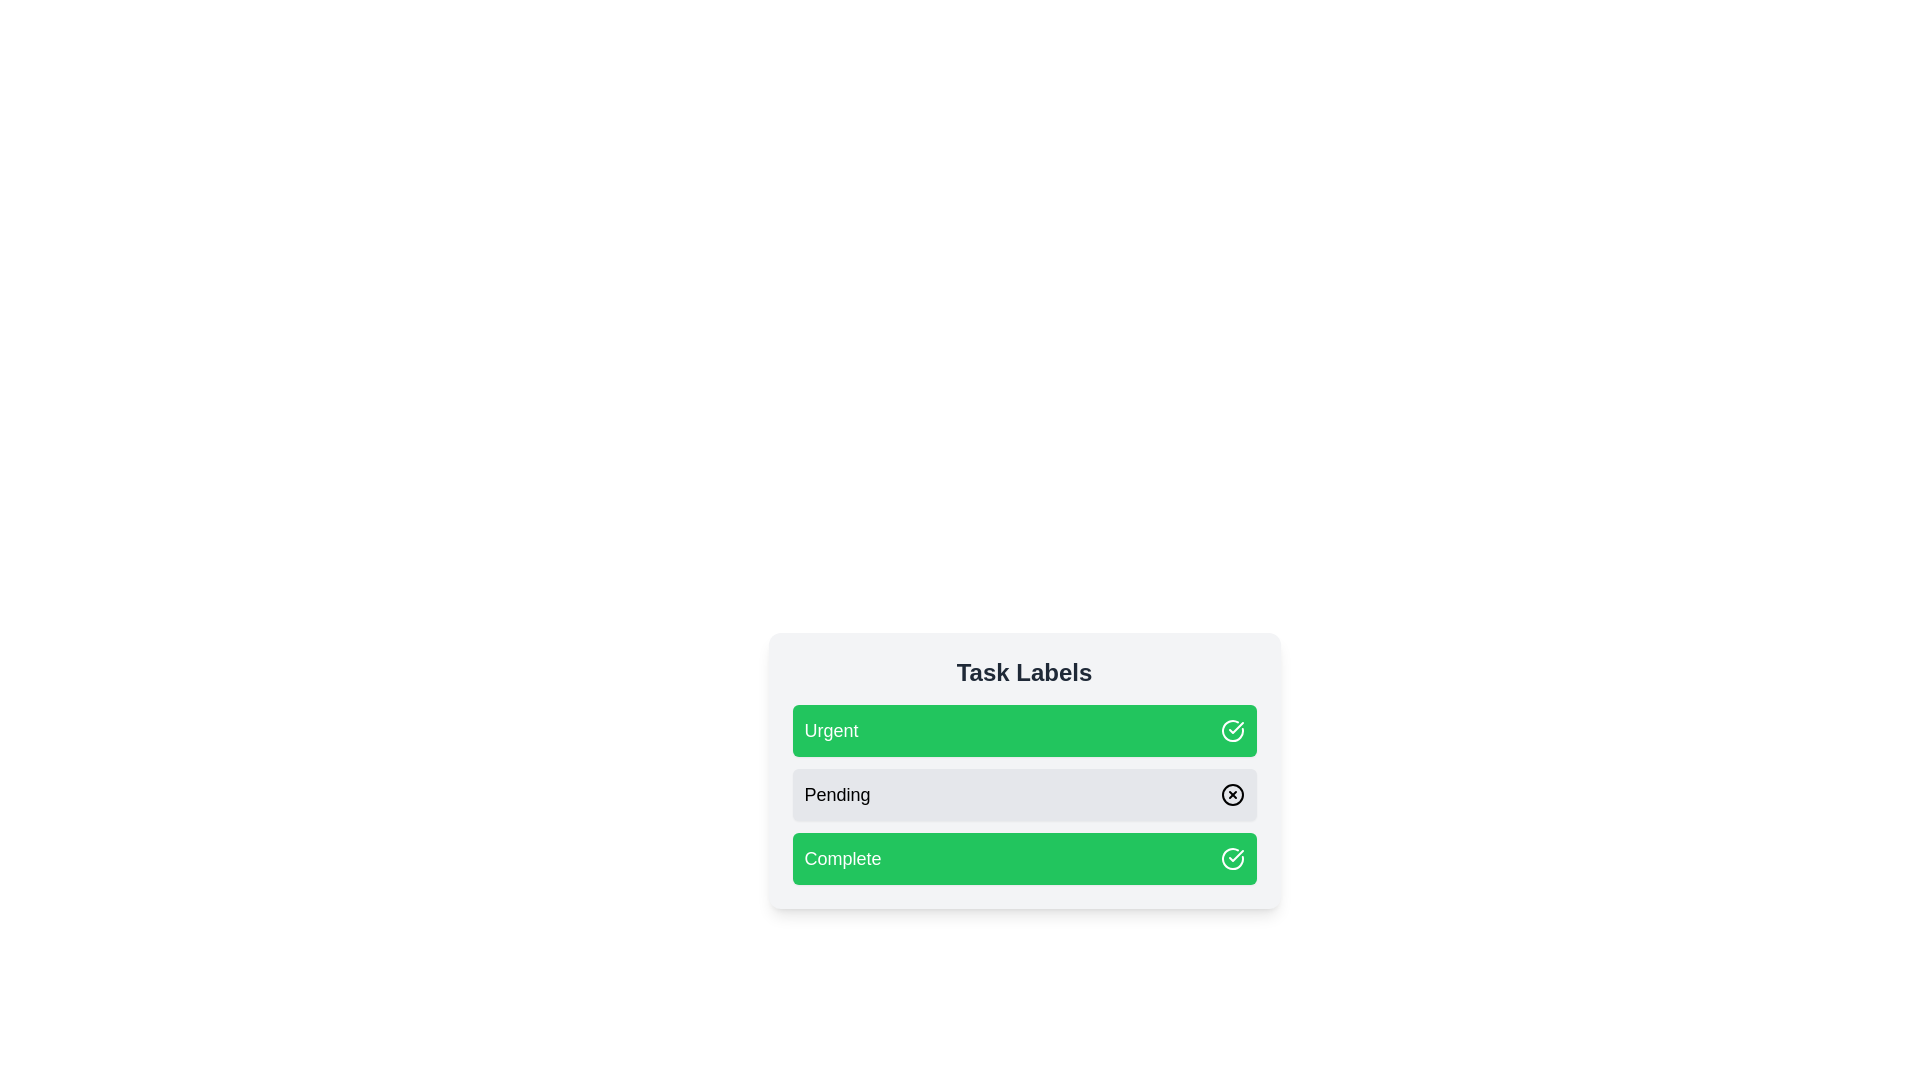 This screenshot has height=1080, width=1920. I want to click on the label Complete to observe the hover effect, so click(1024, 858).